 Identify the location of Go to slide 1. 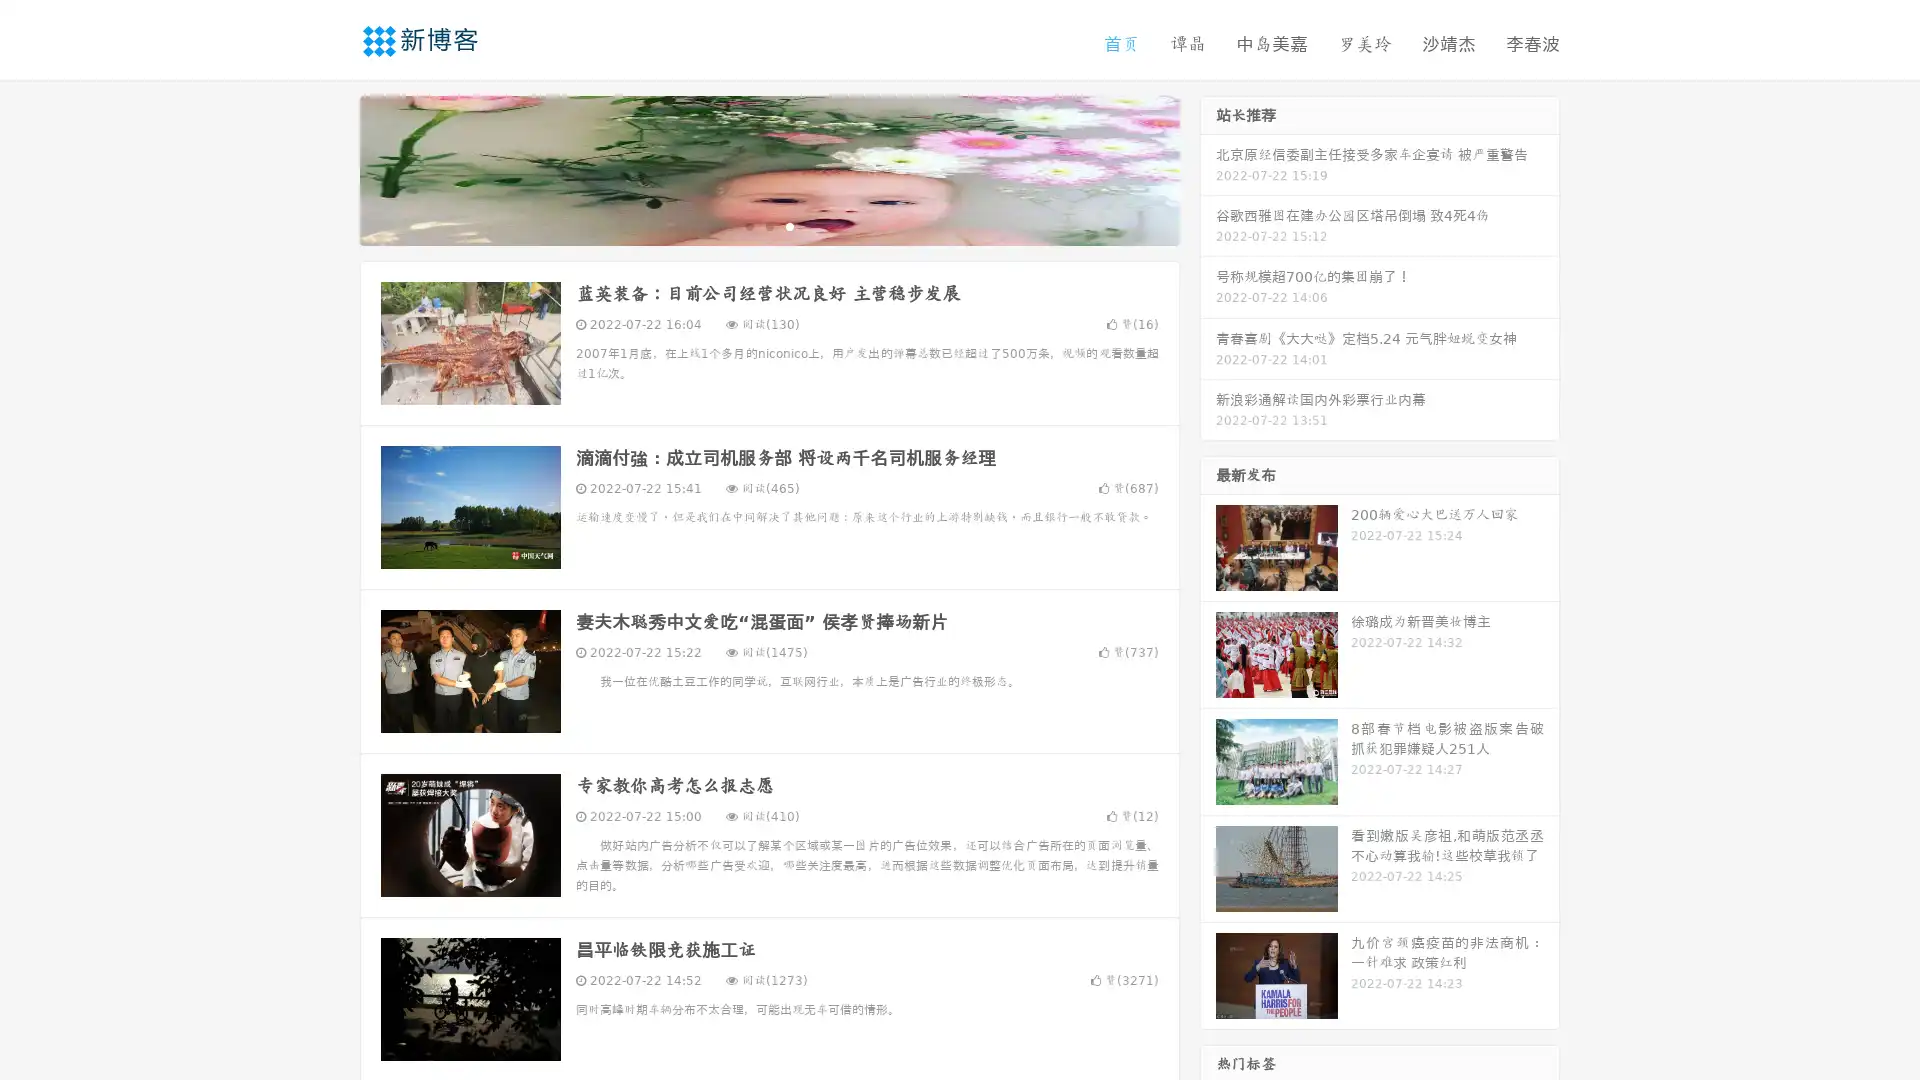
(748, 225).